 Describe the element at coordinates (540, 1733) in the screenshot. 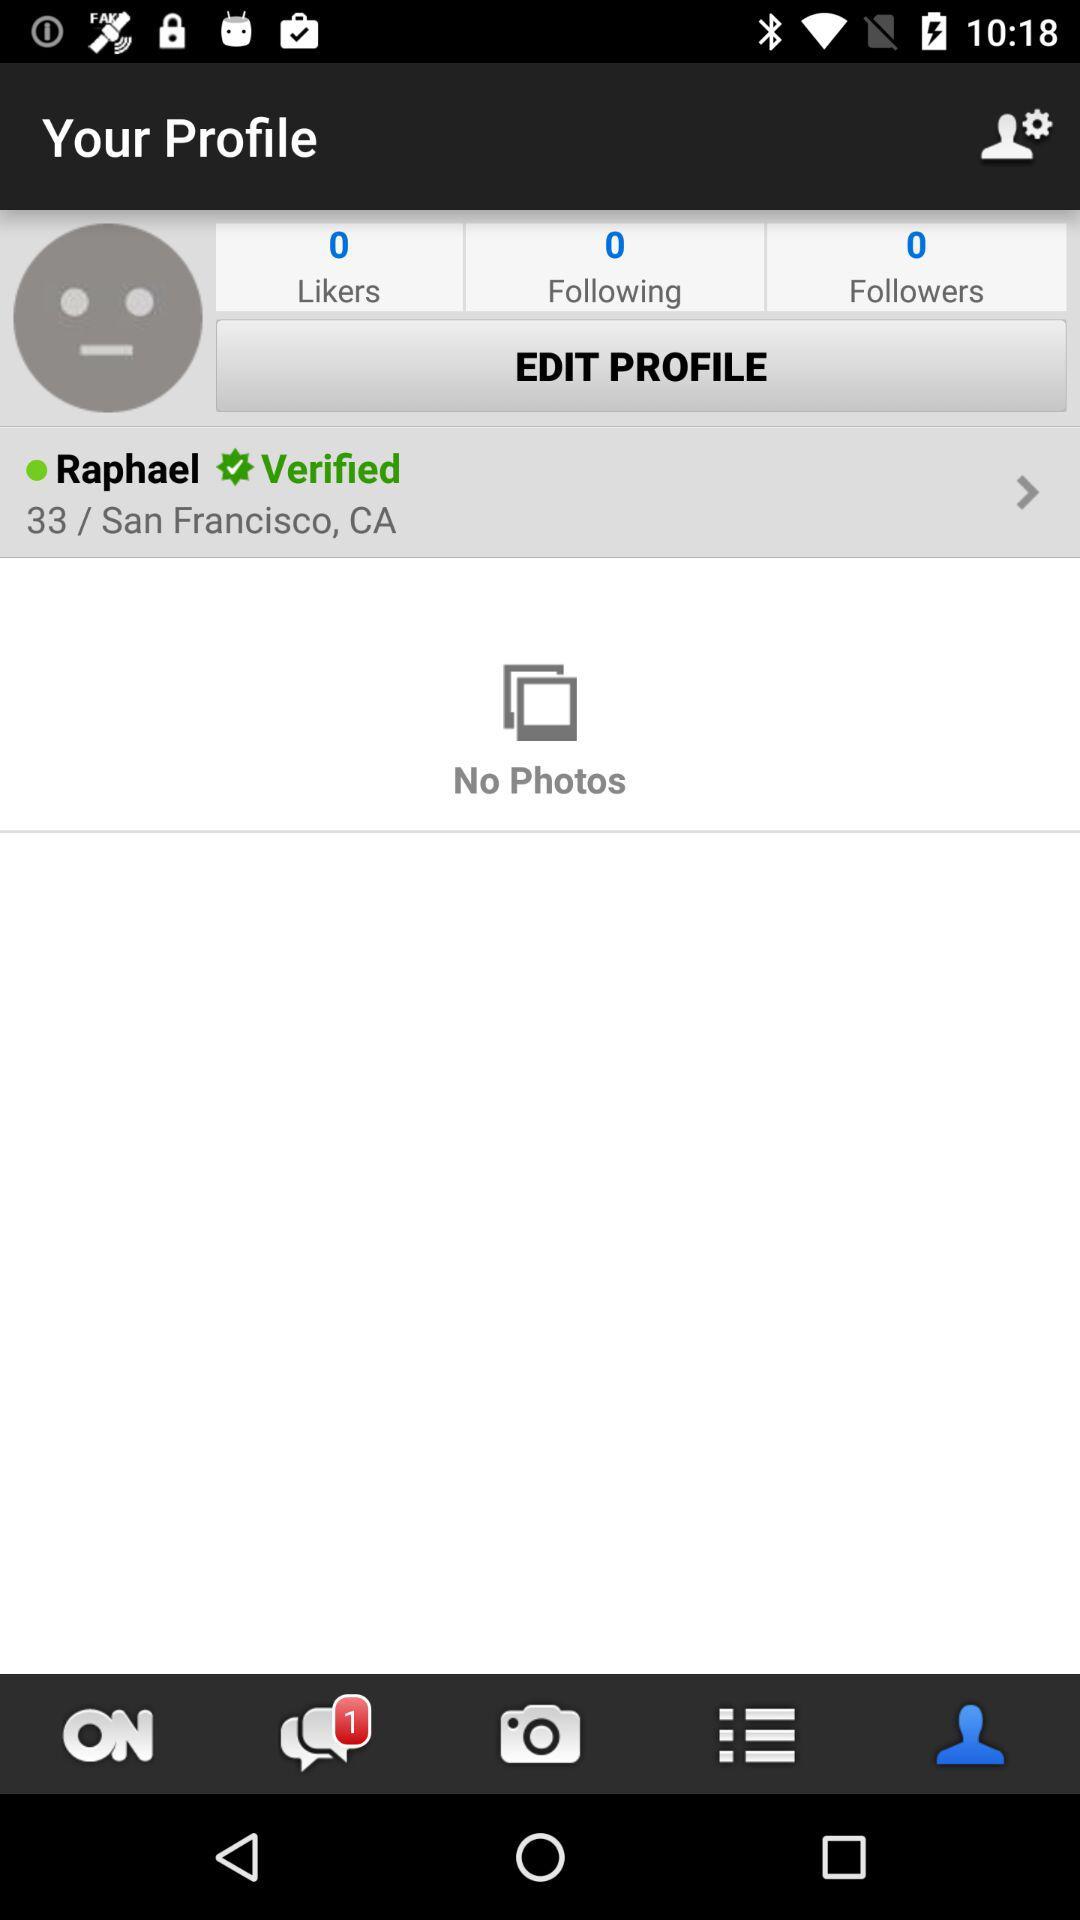

I see `open camera` at that location.